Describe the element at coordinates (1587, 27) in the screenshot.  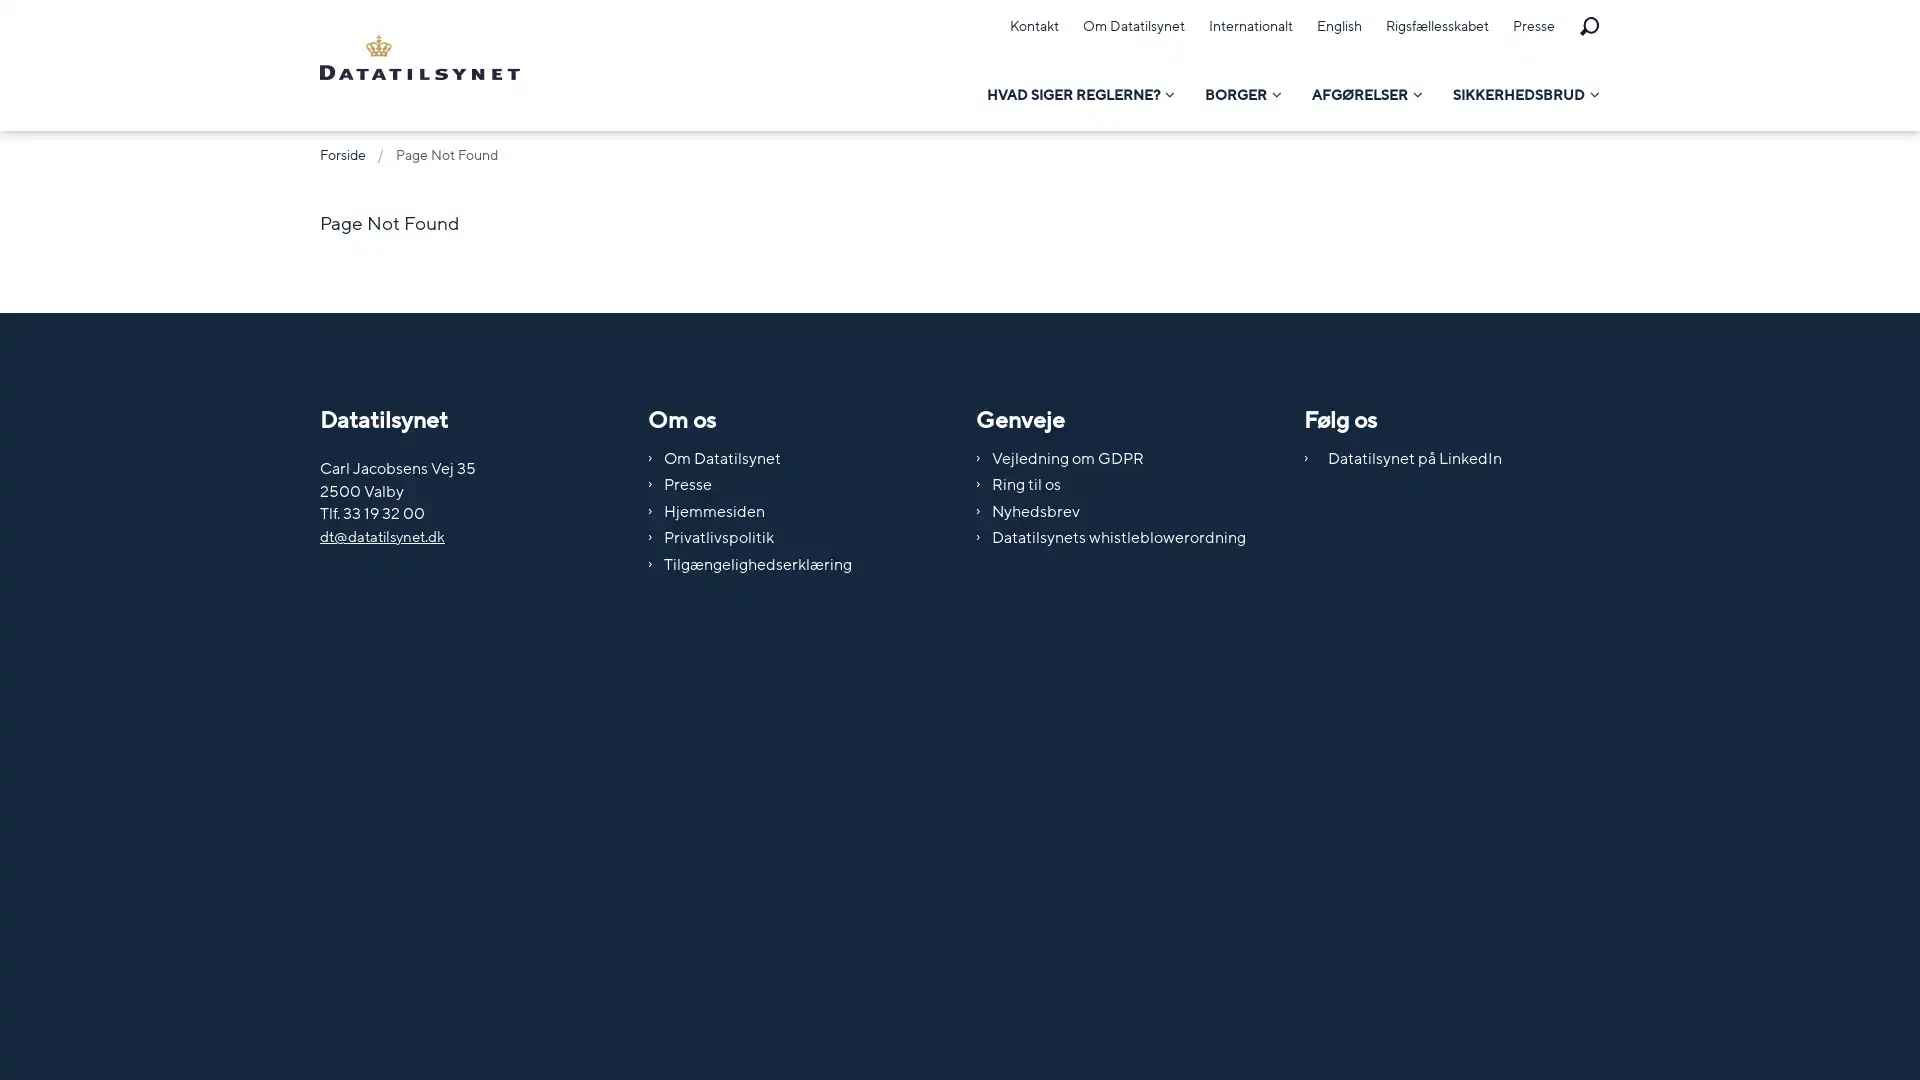
I see `Fold sgefelt ud` at that location.